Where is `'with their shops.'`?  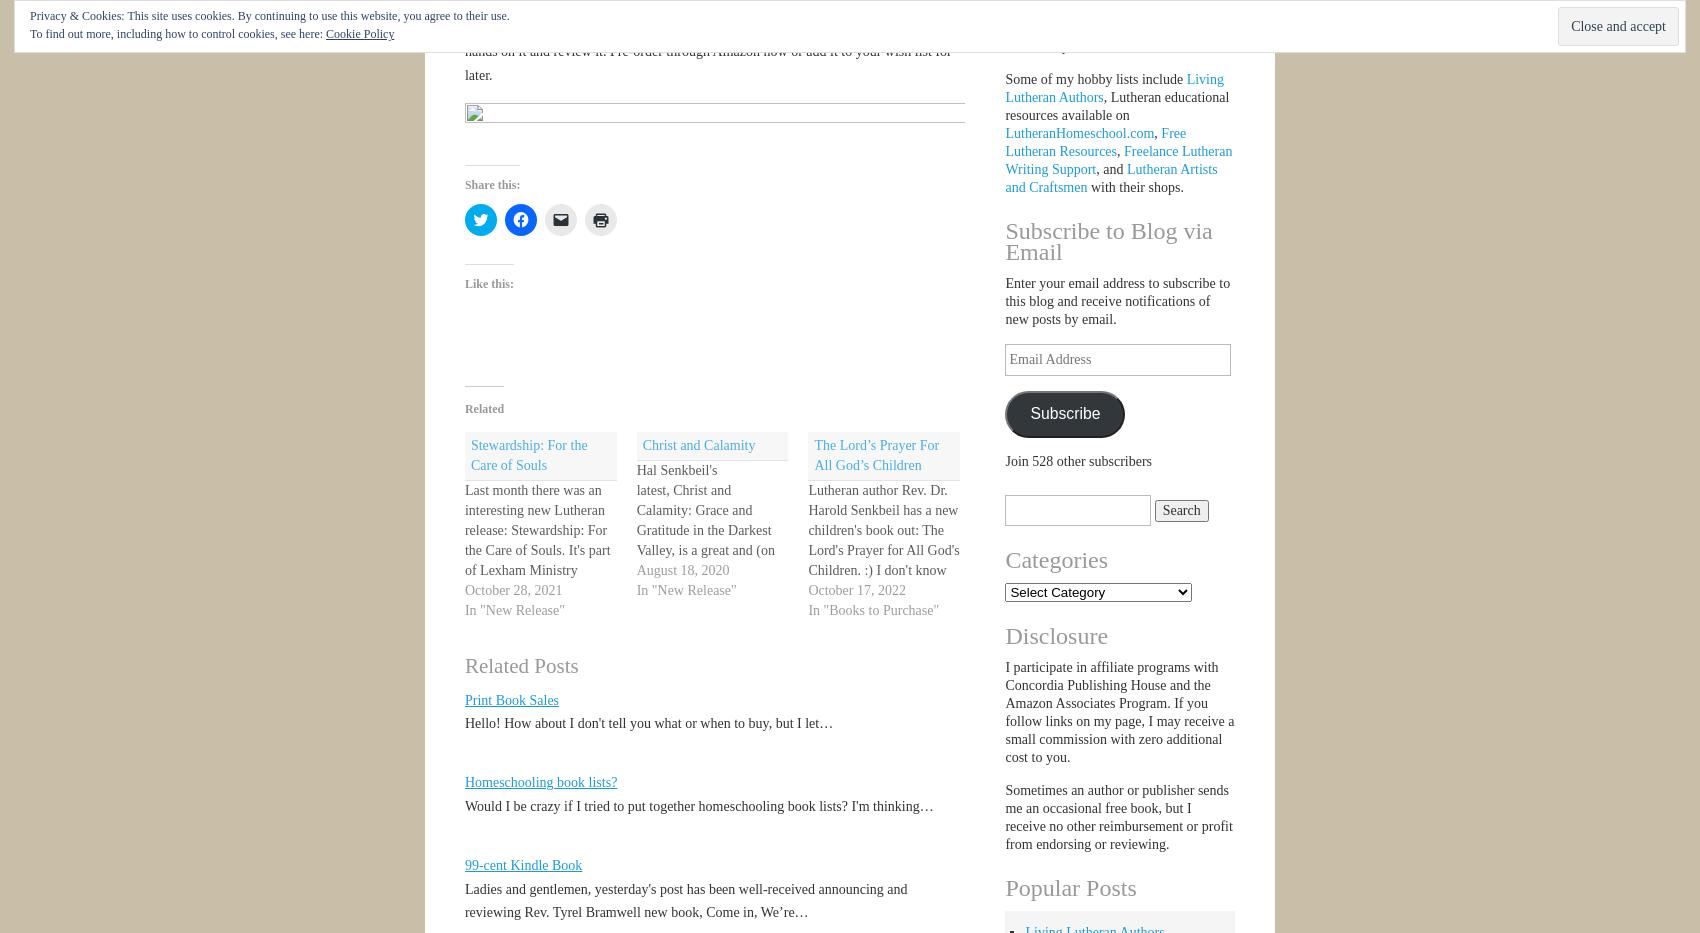
'with their shops.' is located at coordinates (1086, 187).